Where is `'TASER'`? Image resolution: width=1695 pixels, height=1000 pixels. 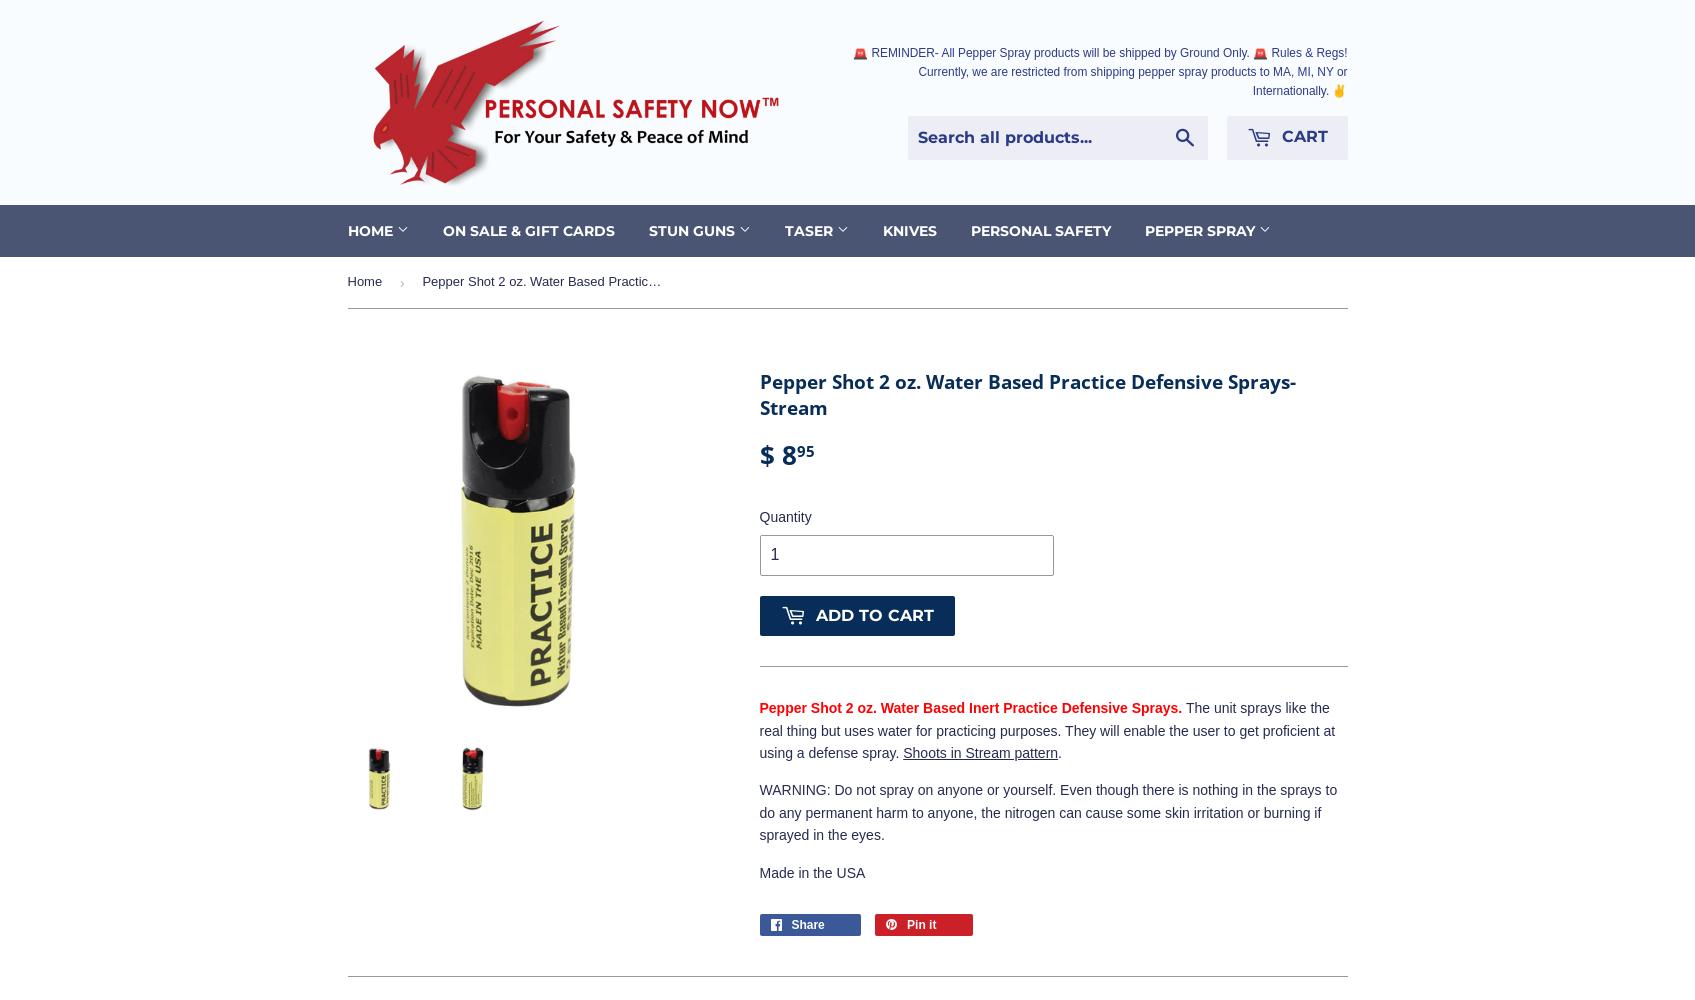
'TASER' is located at coordinates (810, 229).